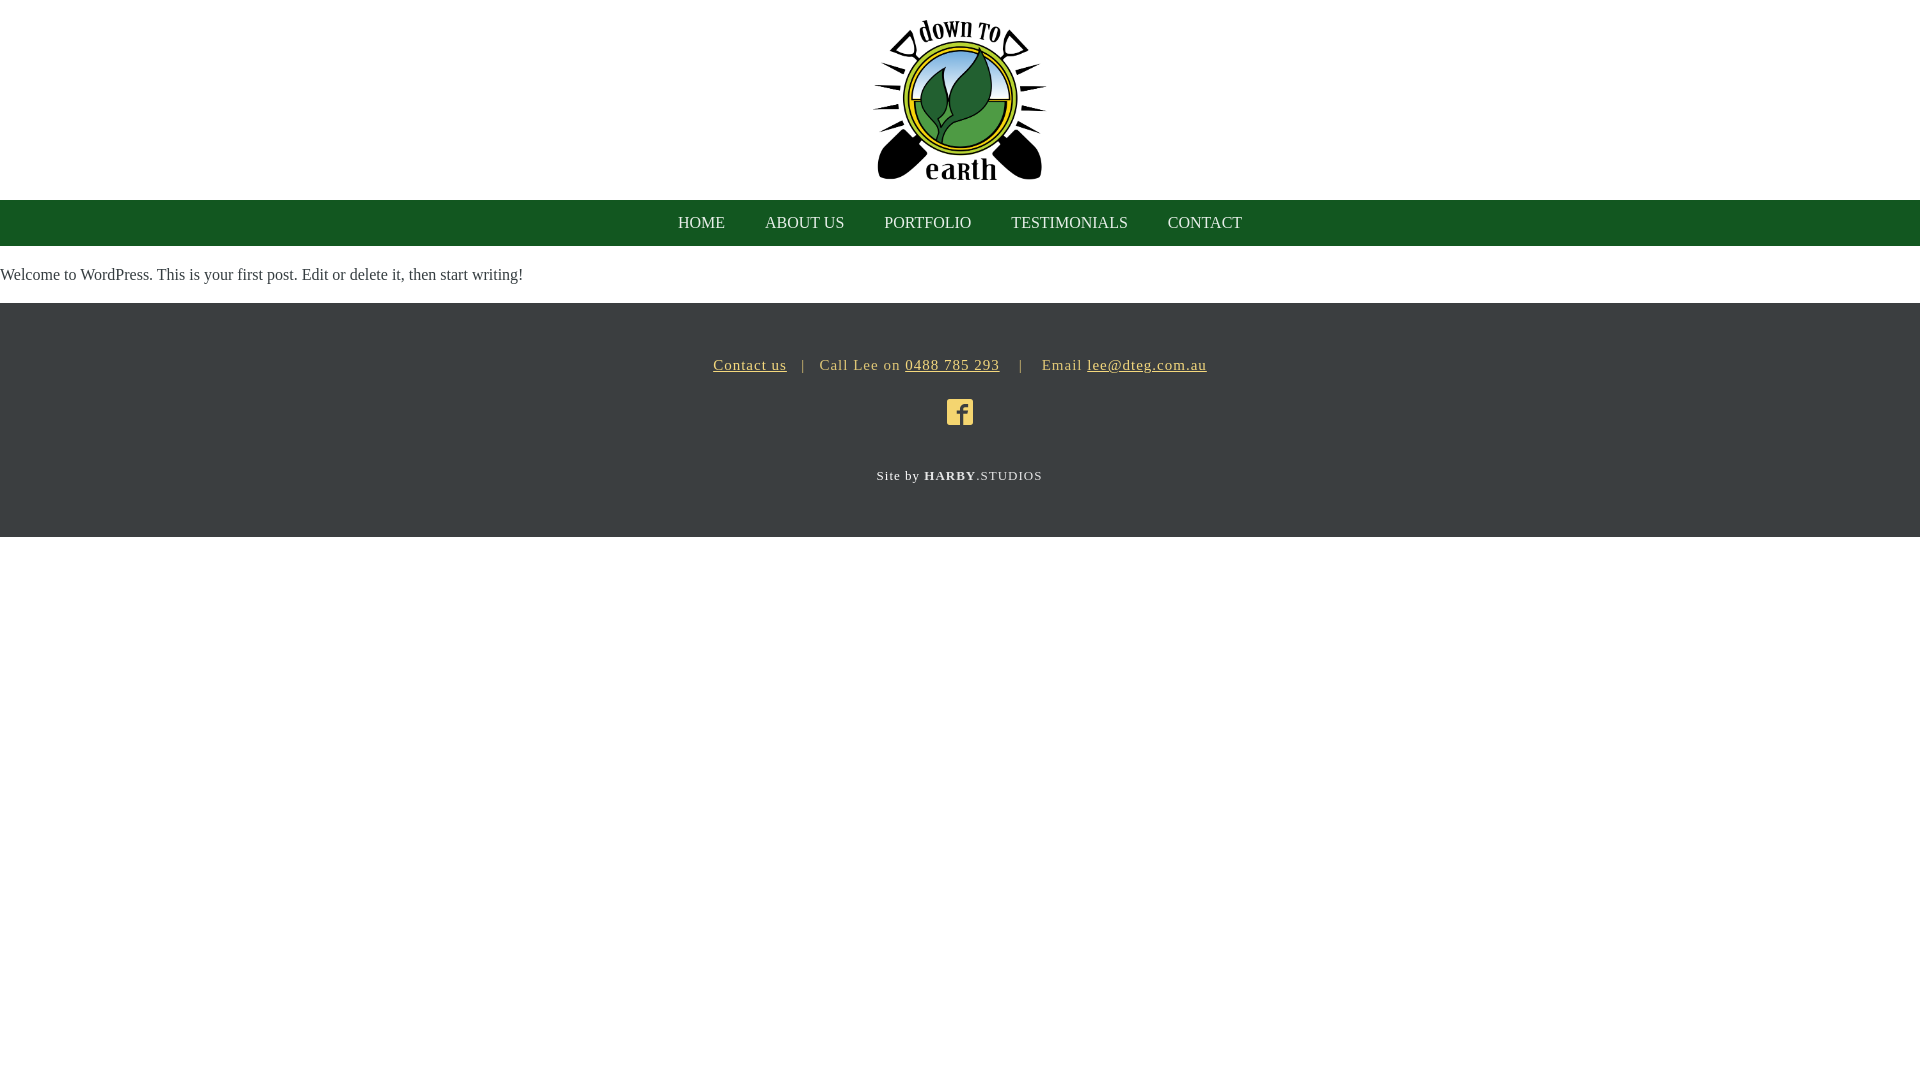 This screenshot has width=1920, height=1080. Describe the element at coordinates (1068, 223) in the screenshot. I see `'TESTIMONIALS'` at that location.